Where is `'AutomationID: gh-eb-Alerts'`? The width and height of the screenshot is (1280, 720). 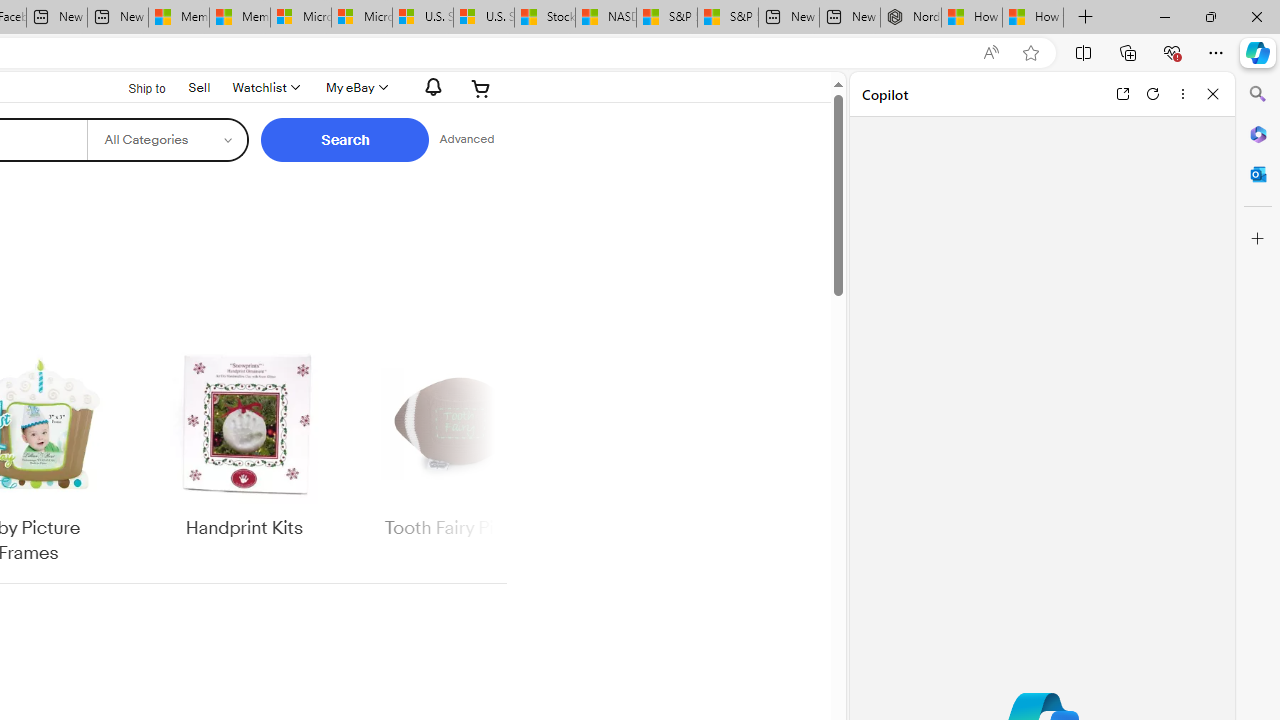 'AutomationID: gh-eb-Alerts' is located at coordinates (429, 86).